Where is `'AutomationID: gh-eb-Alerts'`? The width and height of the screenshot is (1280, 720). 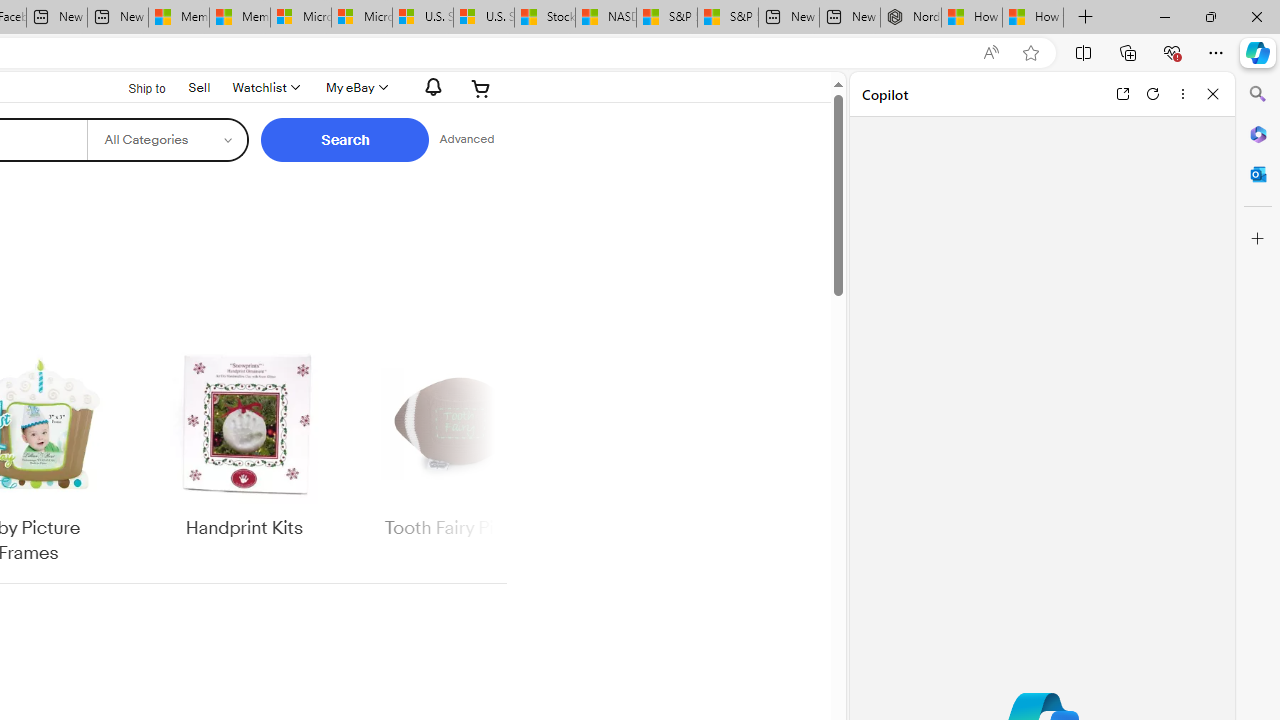 'AutomationID: gh-eb-Alerts' is located at coordinates (429, 86).